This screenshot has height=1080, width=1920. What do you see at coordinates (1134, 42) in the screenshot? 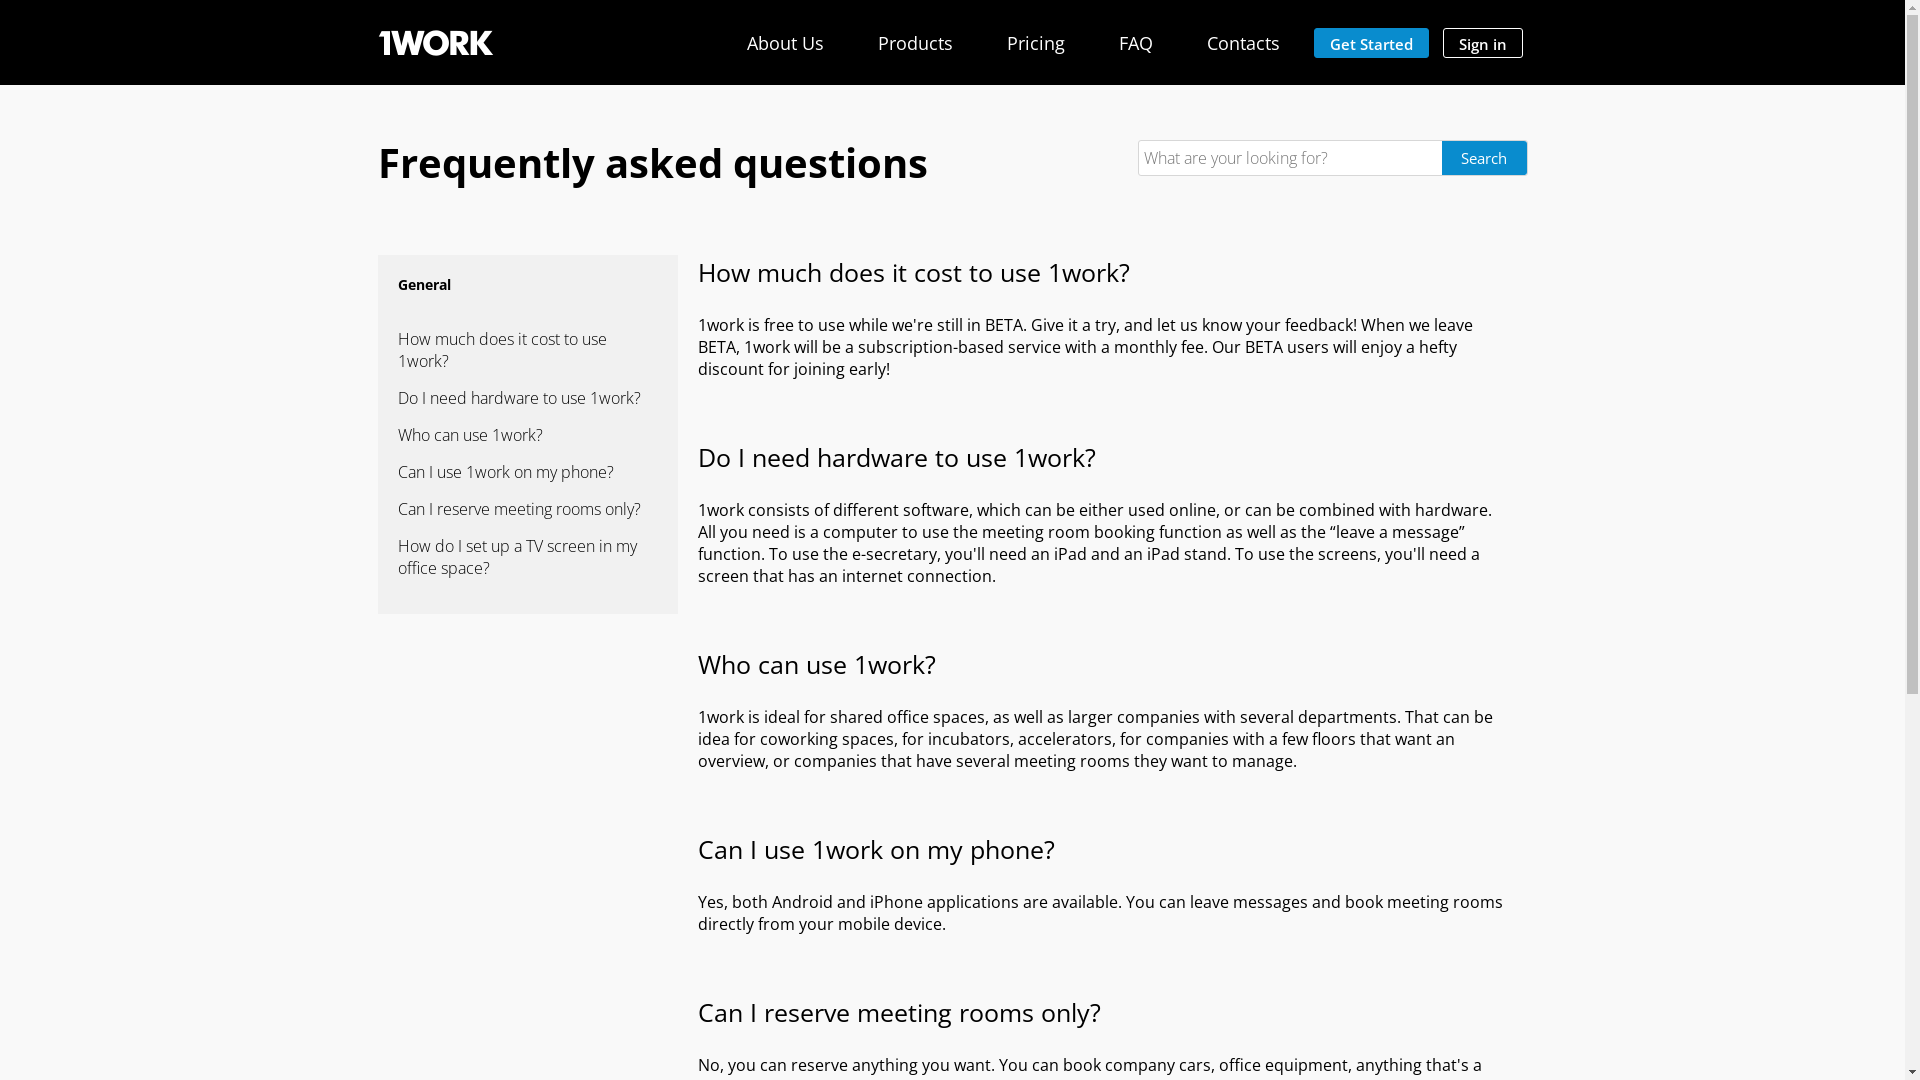
I see `'FAQ'` at bounding box center [1134, 42].